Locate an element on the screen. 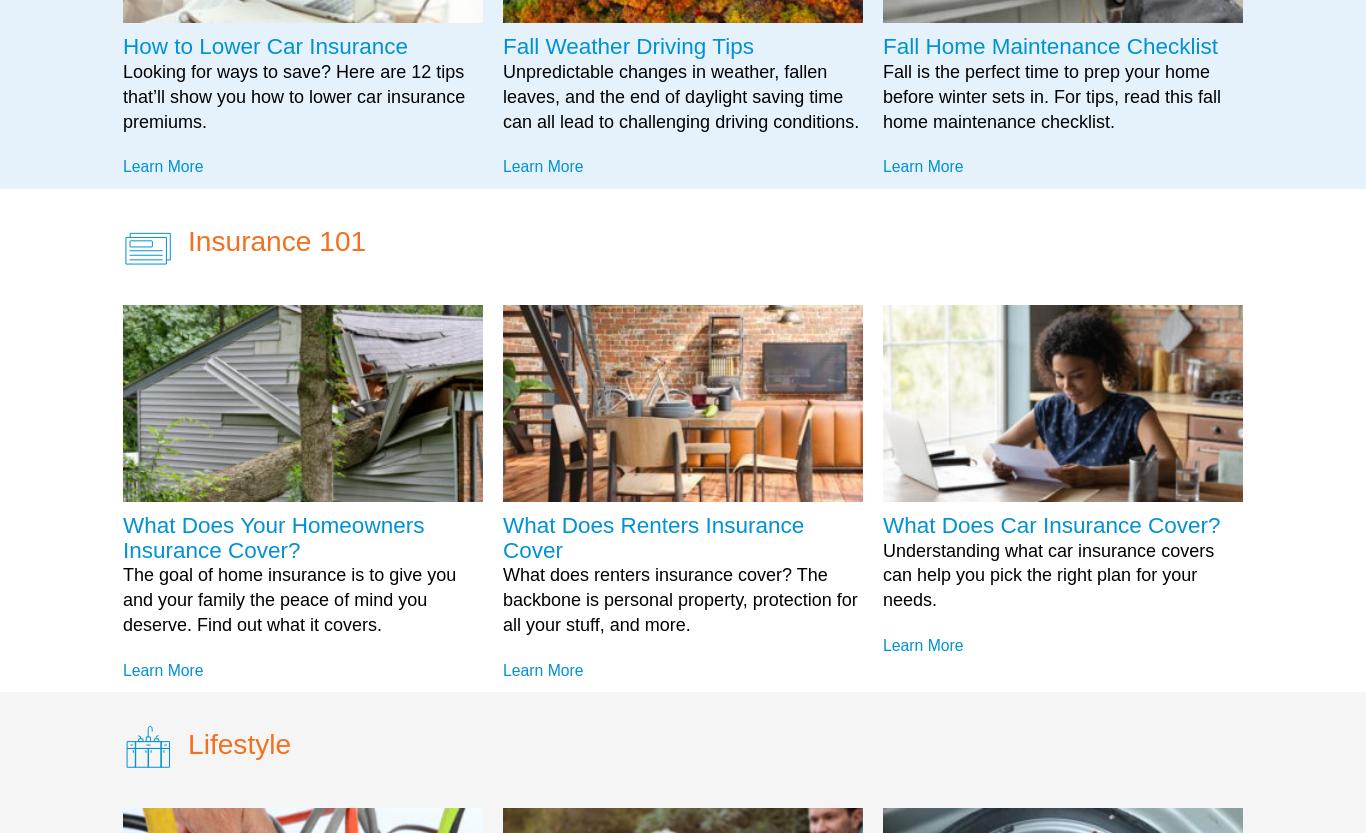 The height and width of the screenshot is (833, 1366). 'What does renters insurance cover? The backbone is personal property, protection for all your stuff, and more.' is located at coordinates (502, 599).